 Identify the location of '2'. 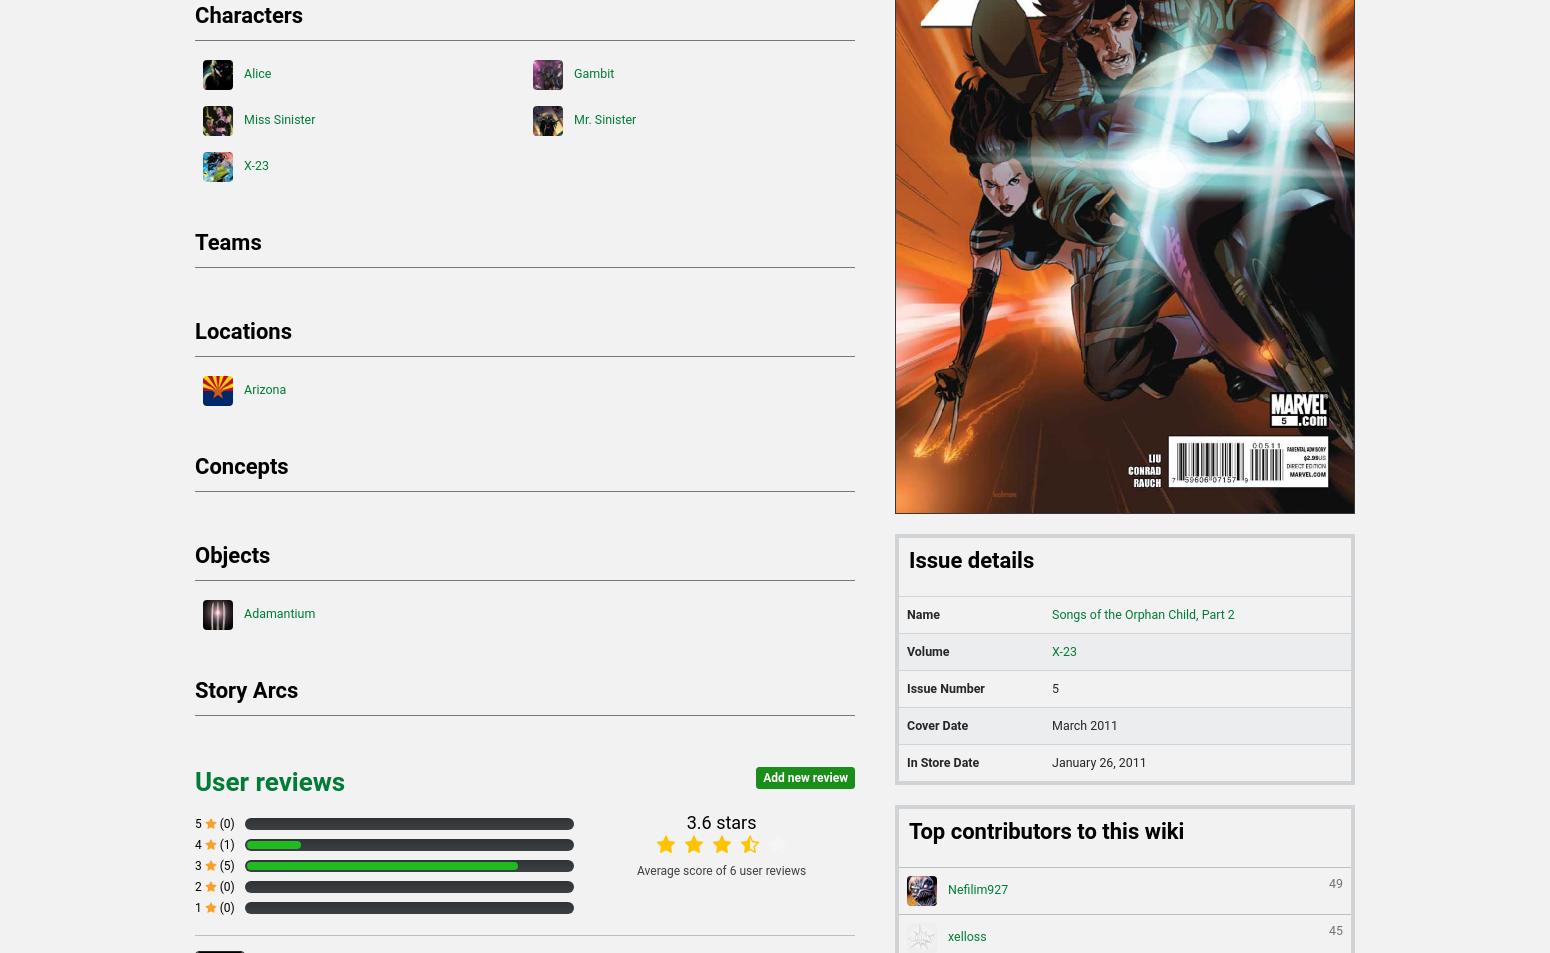
(198, 886).